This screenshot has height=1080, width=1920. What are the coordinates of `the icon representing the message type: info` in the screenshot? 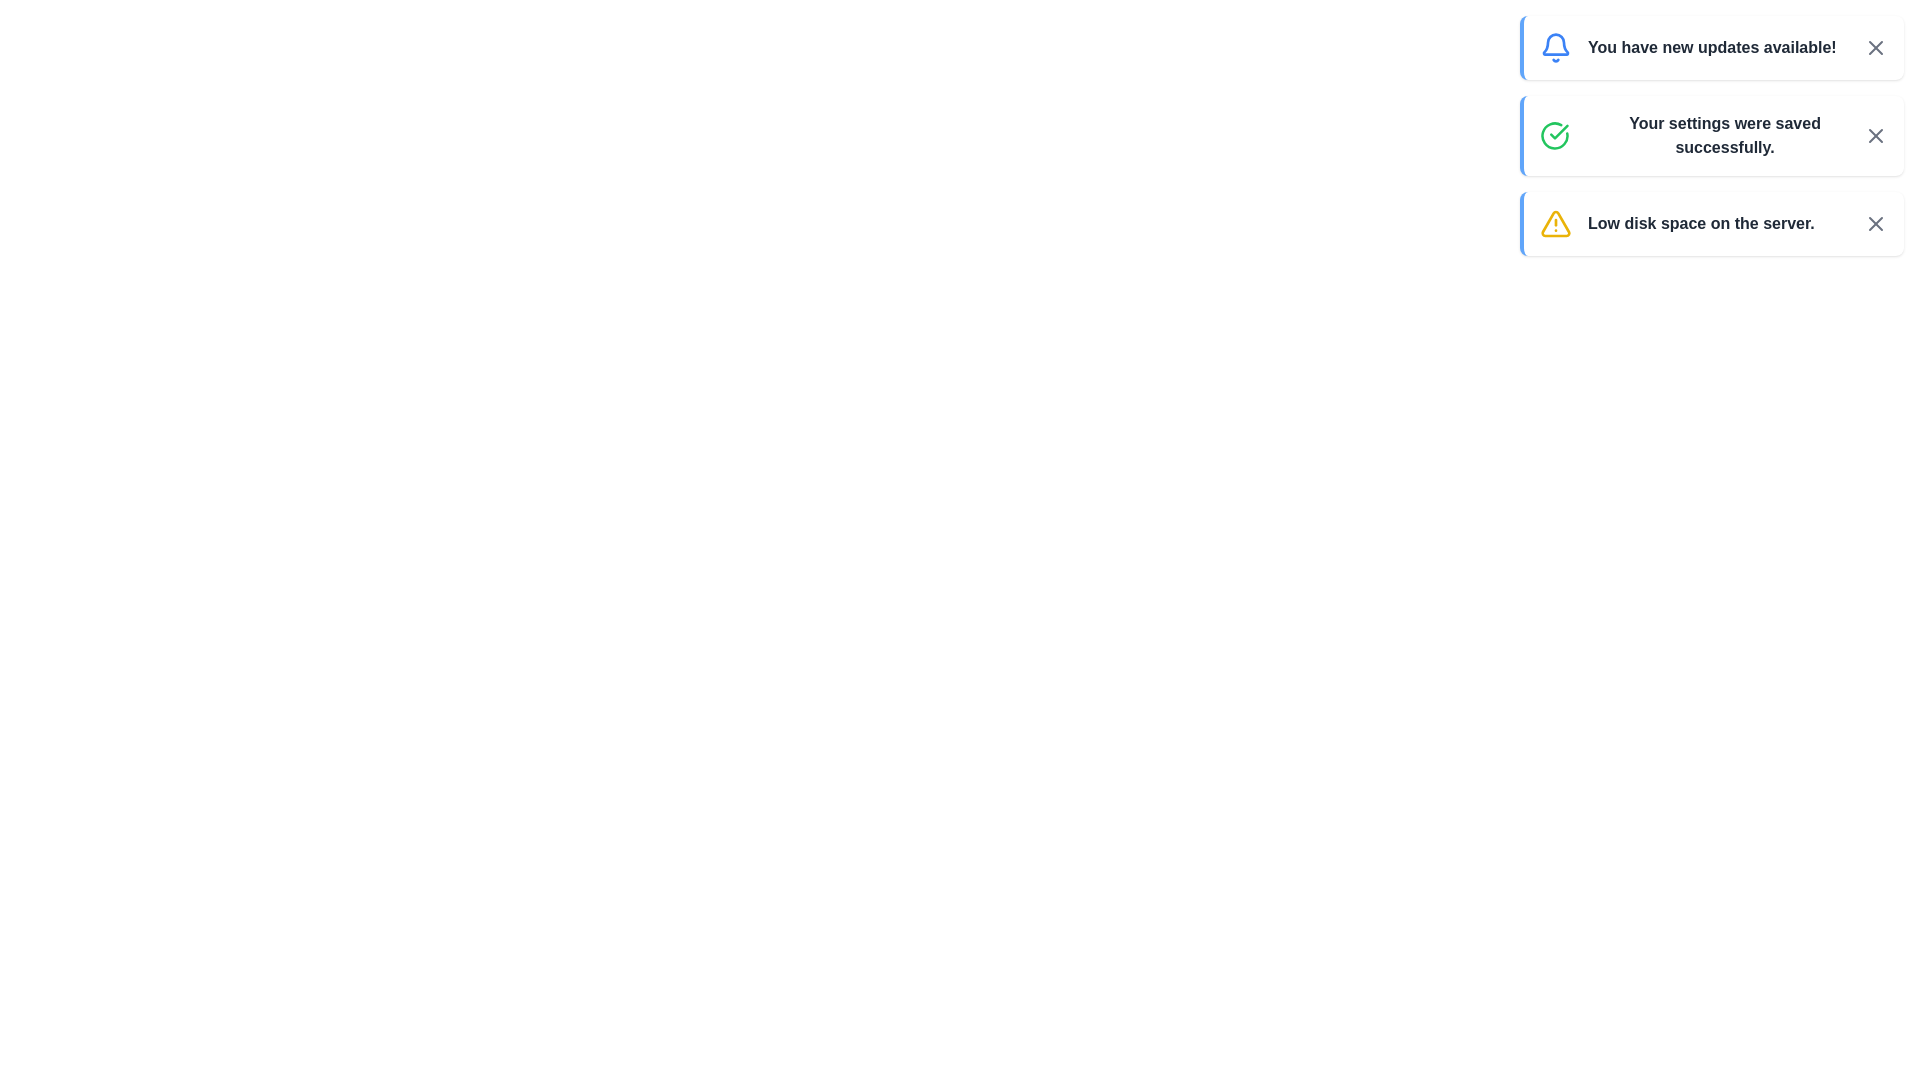 It's located at (1554, 46).